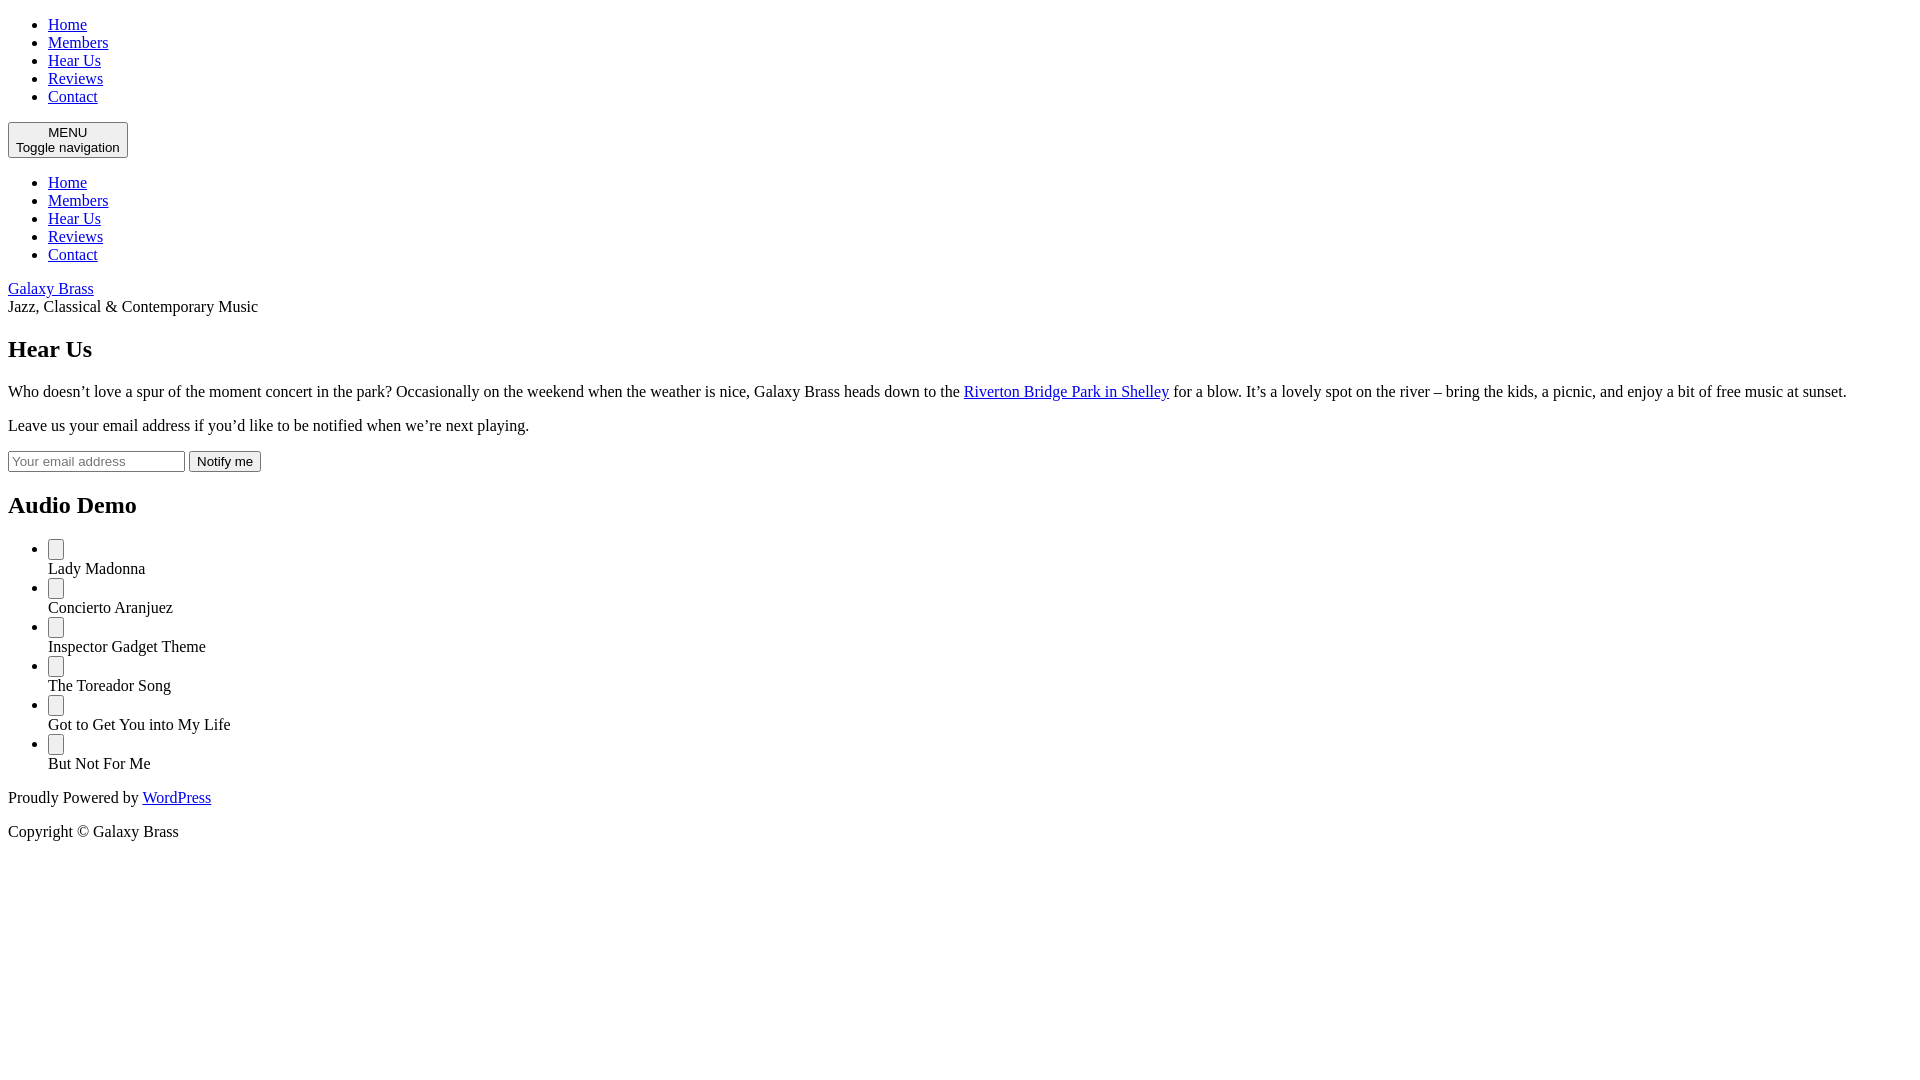 This screenshot has width=1920, height=1080. Describe the element at coordinates (74, 59) in the screenshot. I see `'Hear Us'` at that location.